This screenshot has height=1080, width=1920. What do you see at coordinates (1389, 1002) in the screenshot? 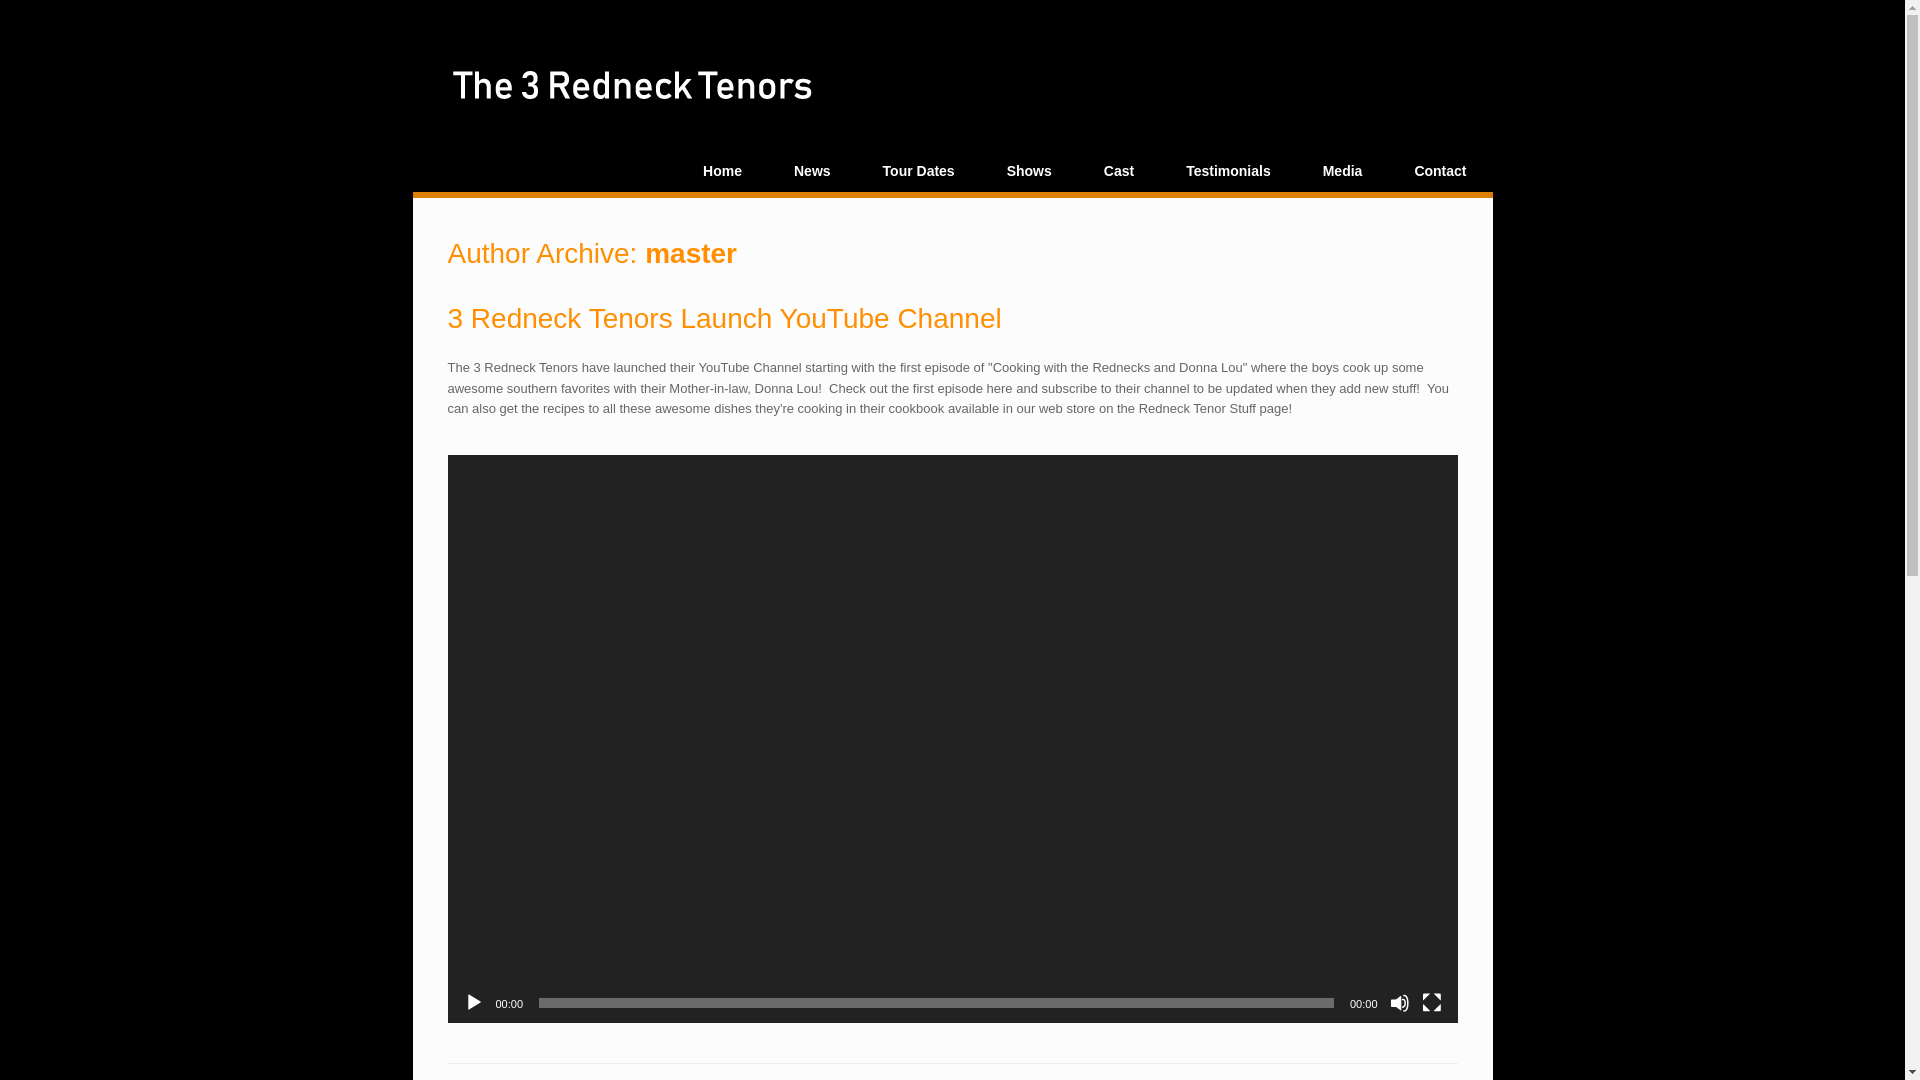
I see `'Mute'` at bounding box center [1389, 1002].